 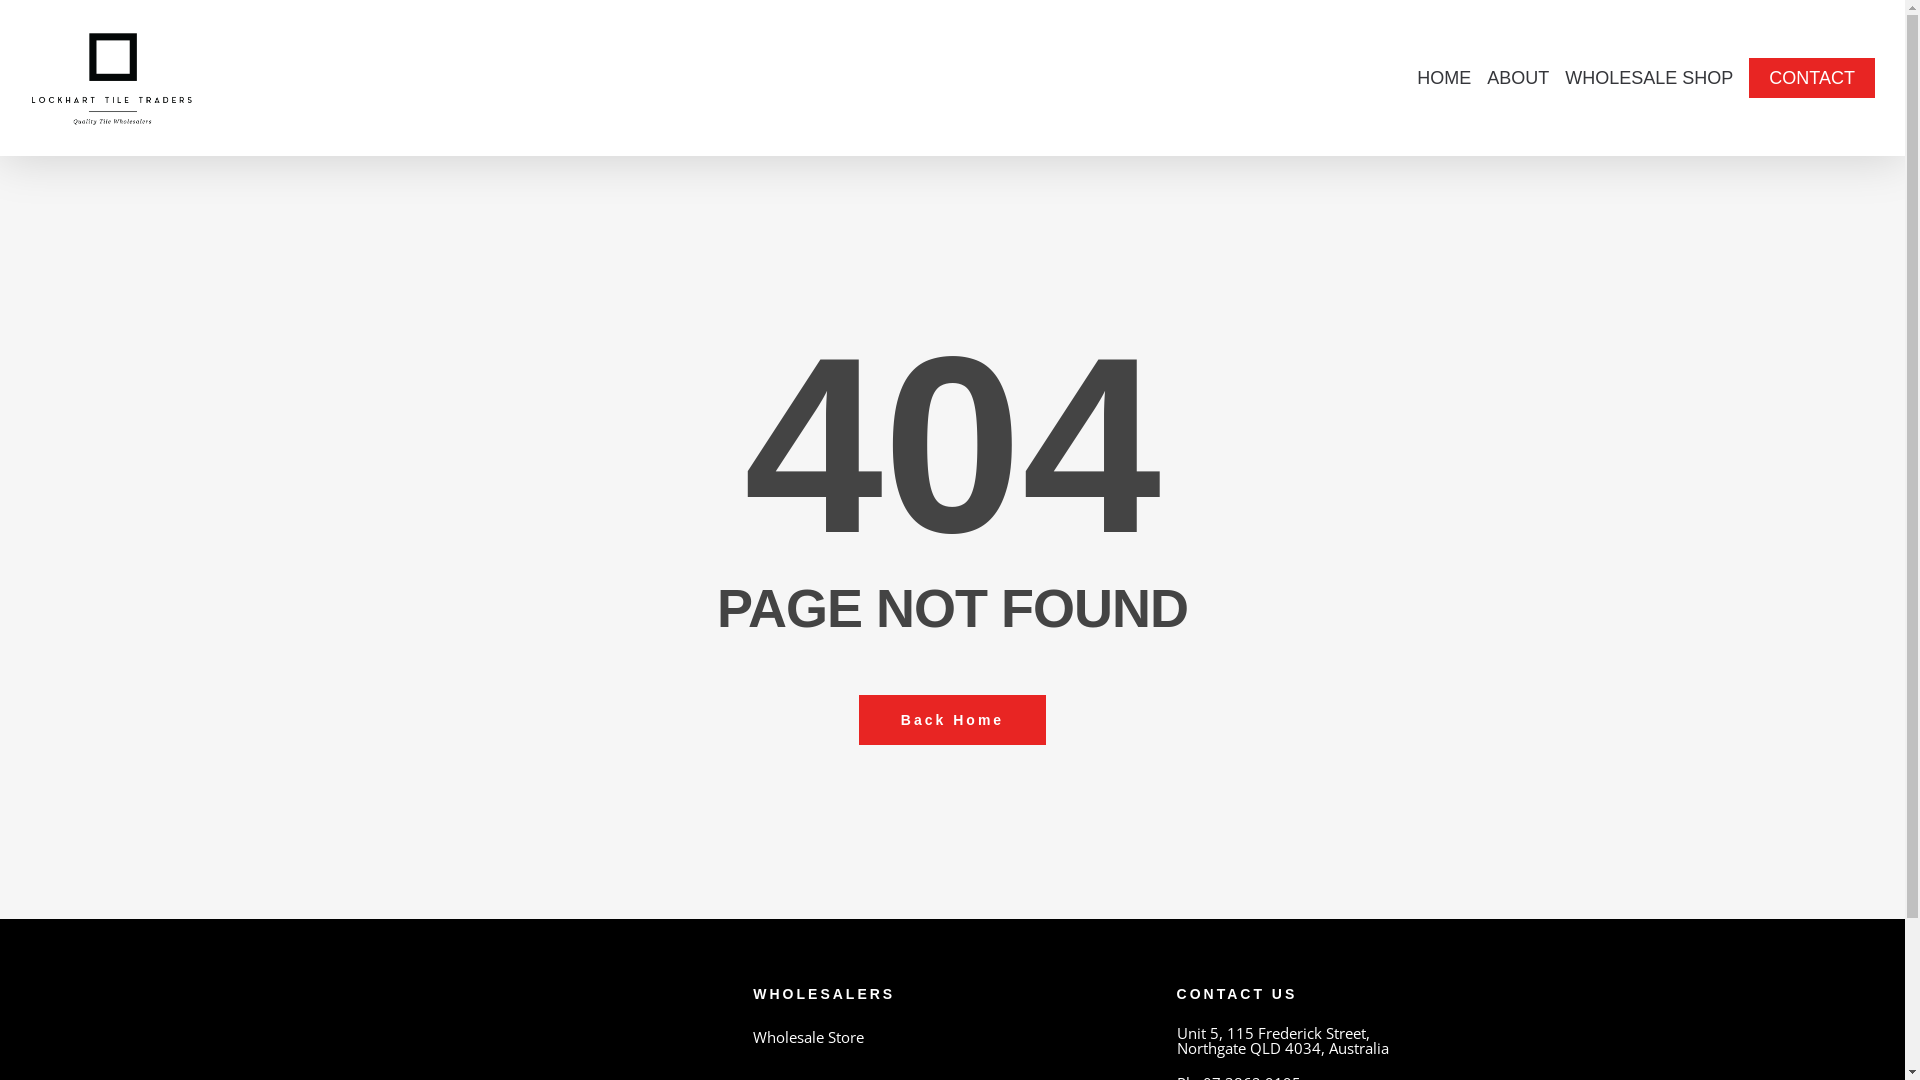 I want to click on 'Wholesale Store', so click(x=950, y=1036).